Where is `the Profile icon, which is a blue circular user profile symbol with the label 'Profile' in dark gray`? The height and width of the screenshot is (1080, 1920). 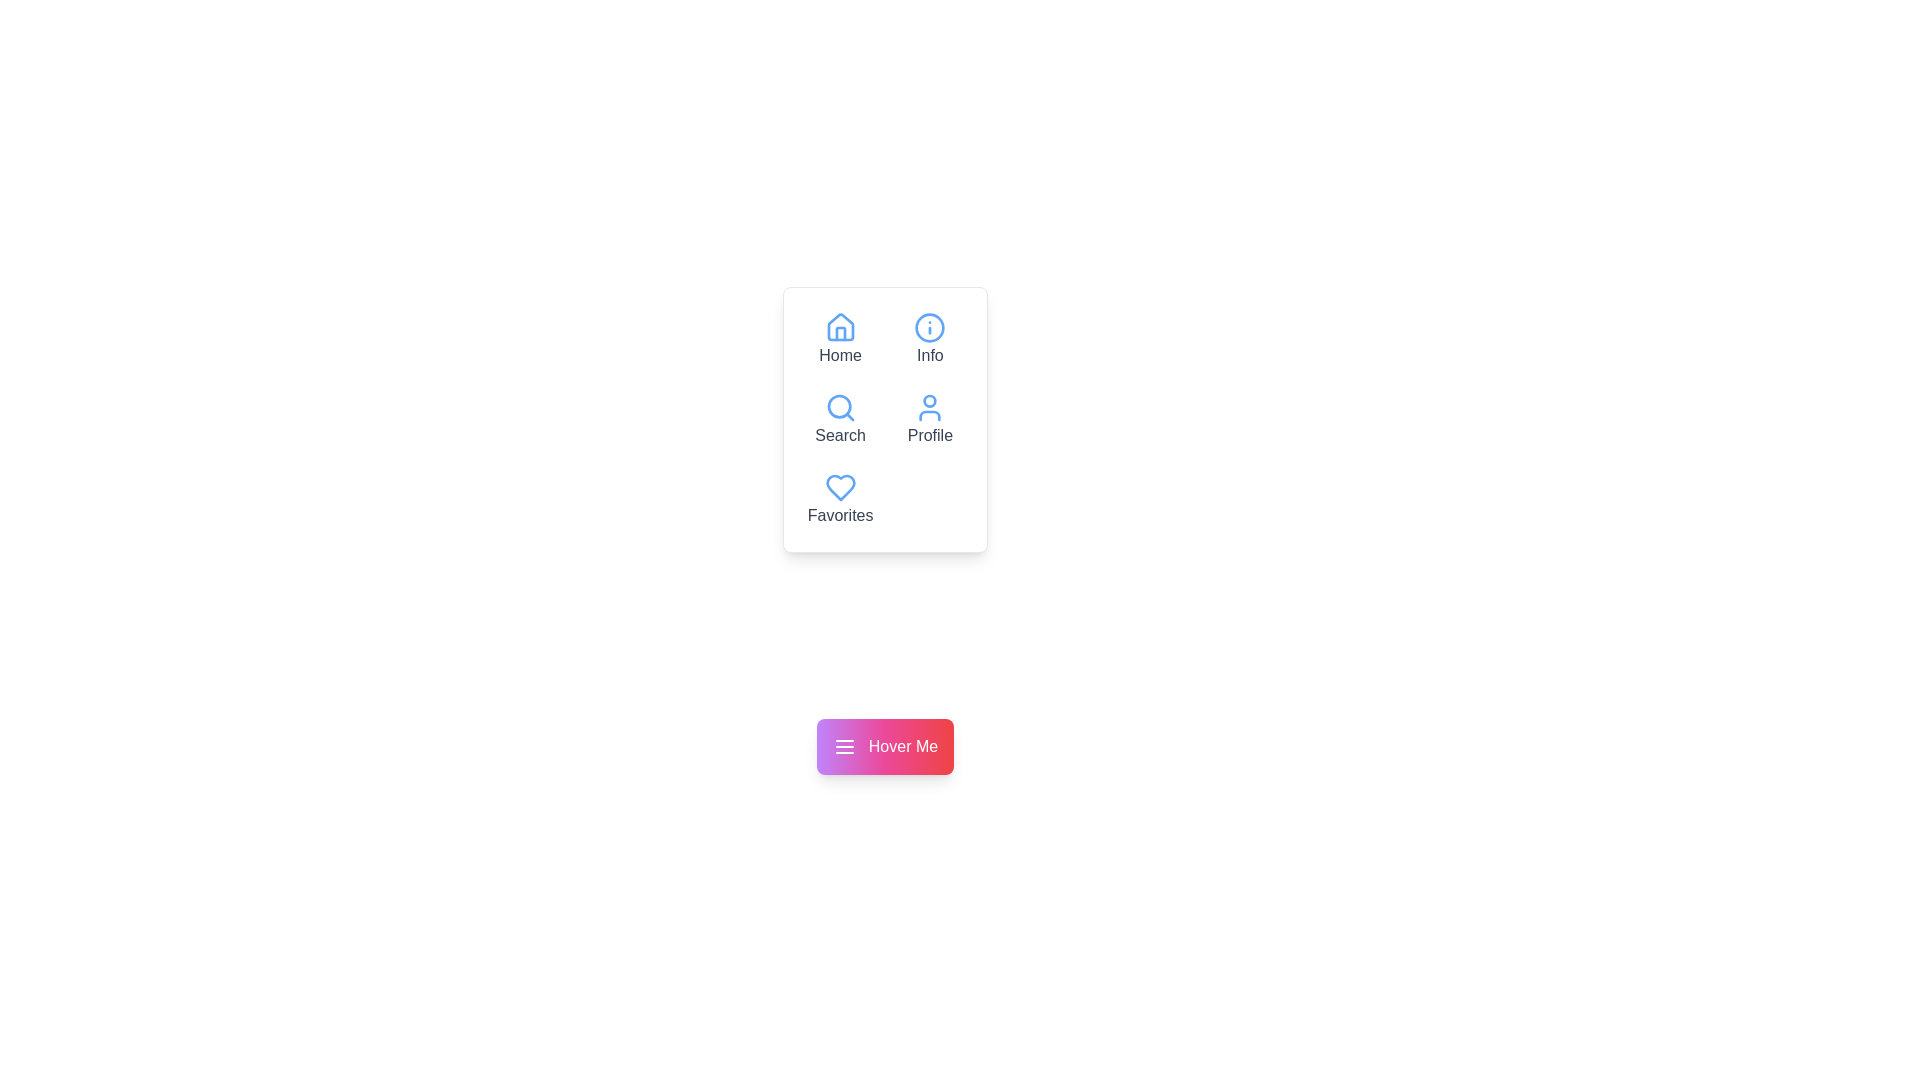 the Profile icon, which is a blue circular user profile symbol with the label 'Profile' in dark gray is located at coordinates (929, 419).